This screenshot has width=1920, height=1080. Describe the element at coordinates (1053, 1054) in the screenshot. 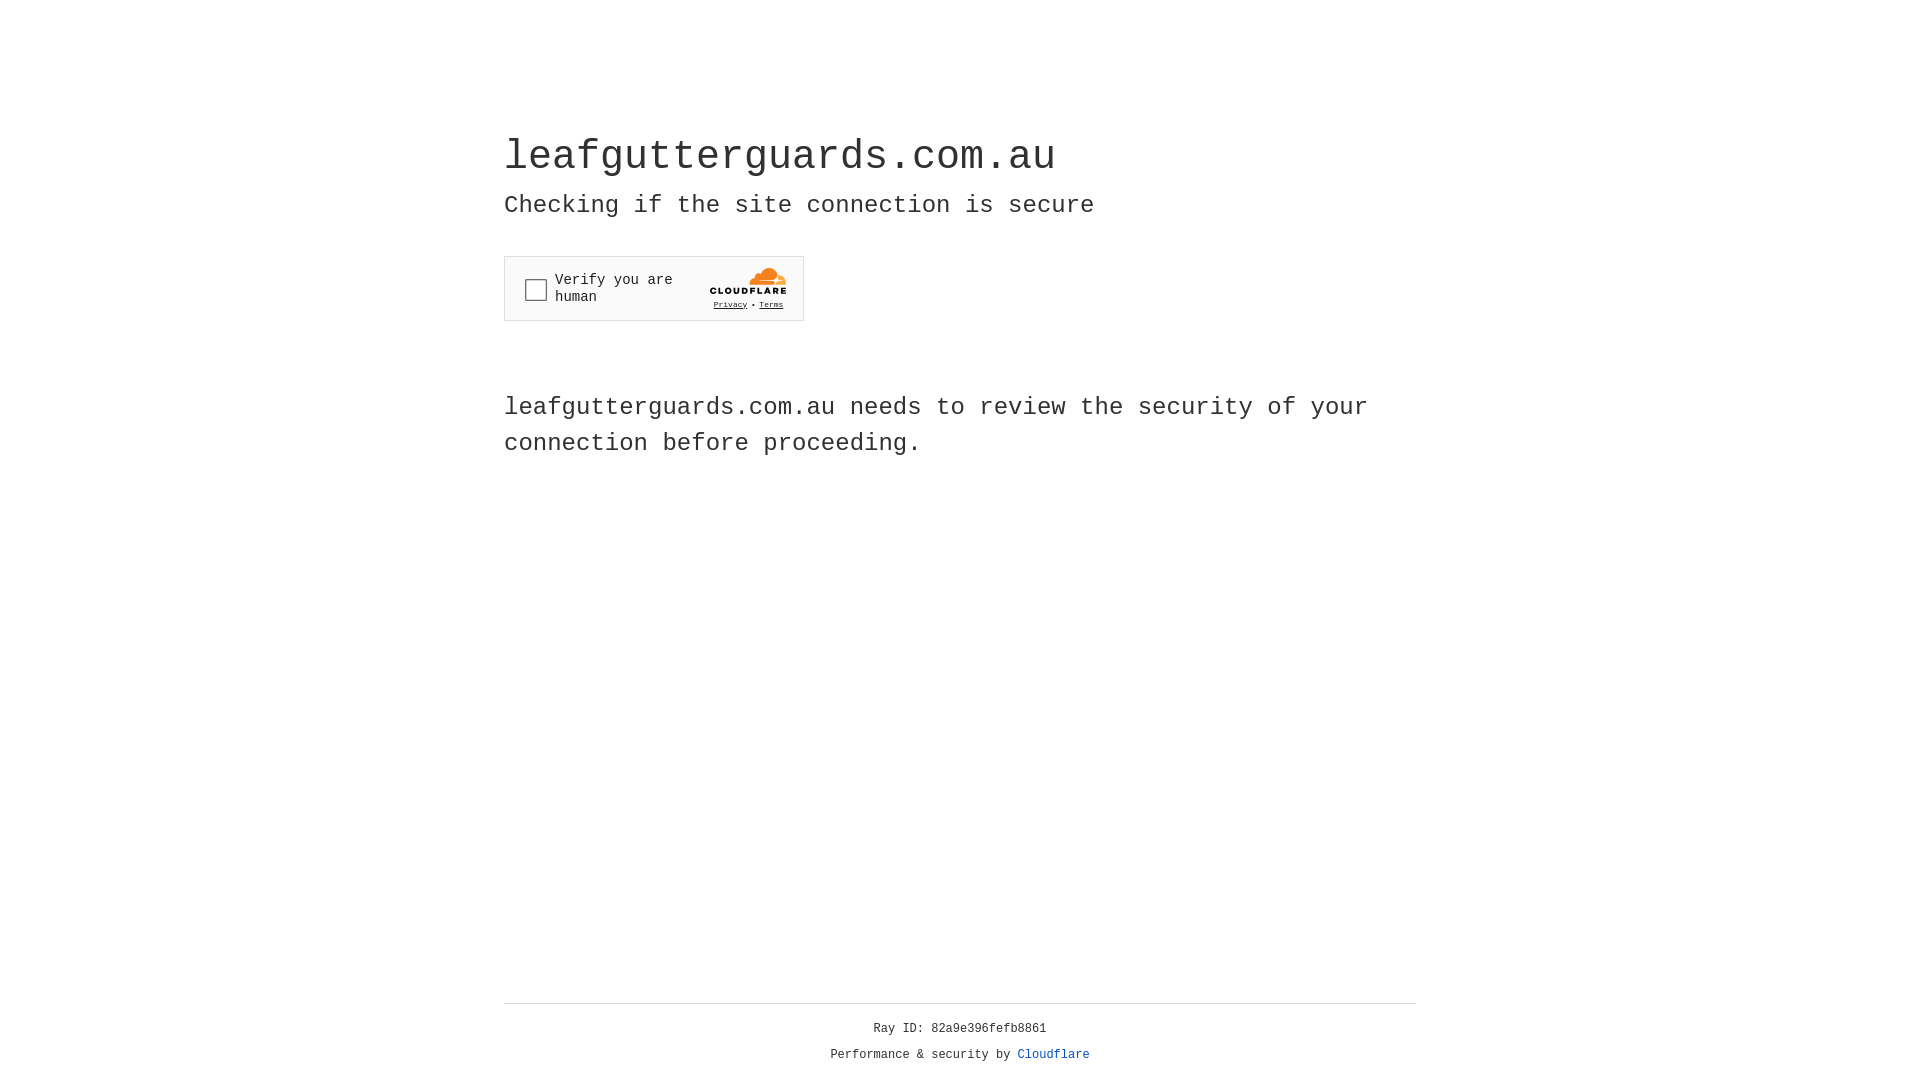

I see `'Cloudflare'` at that location.